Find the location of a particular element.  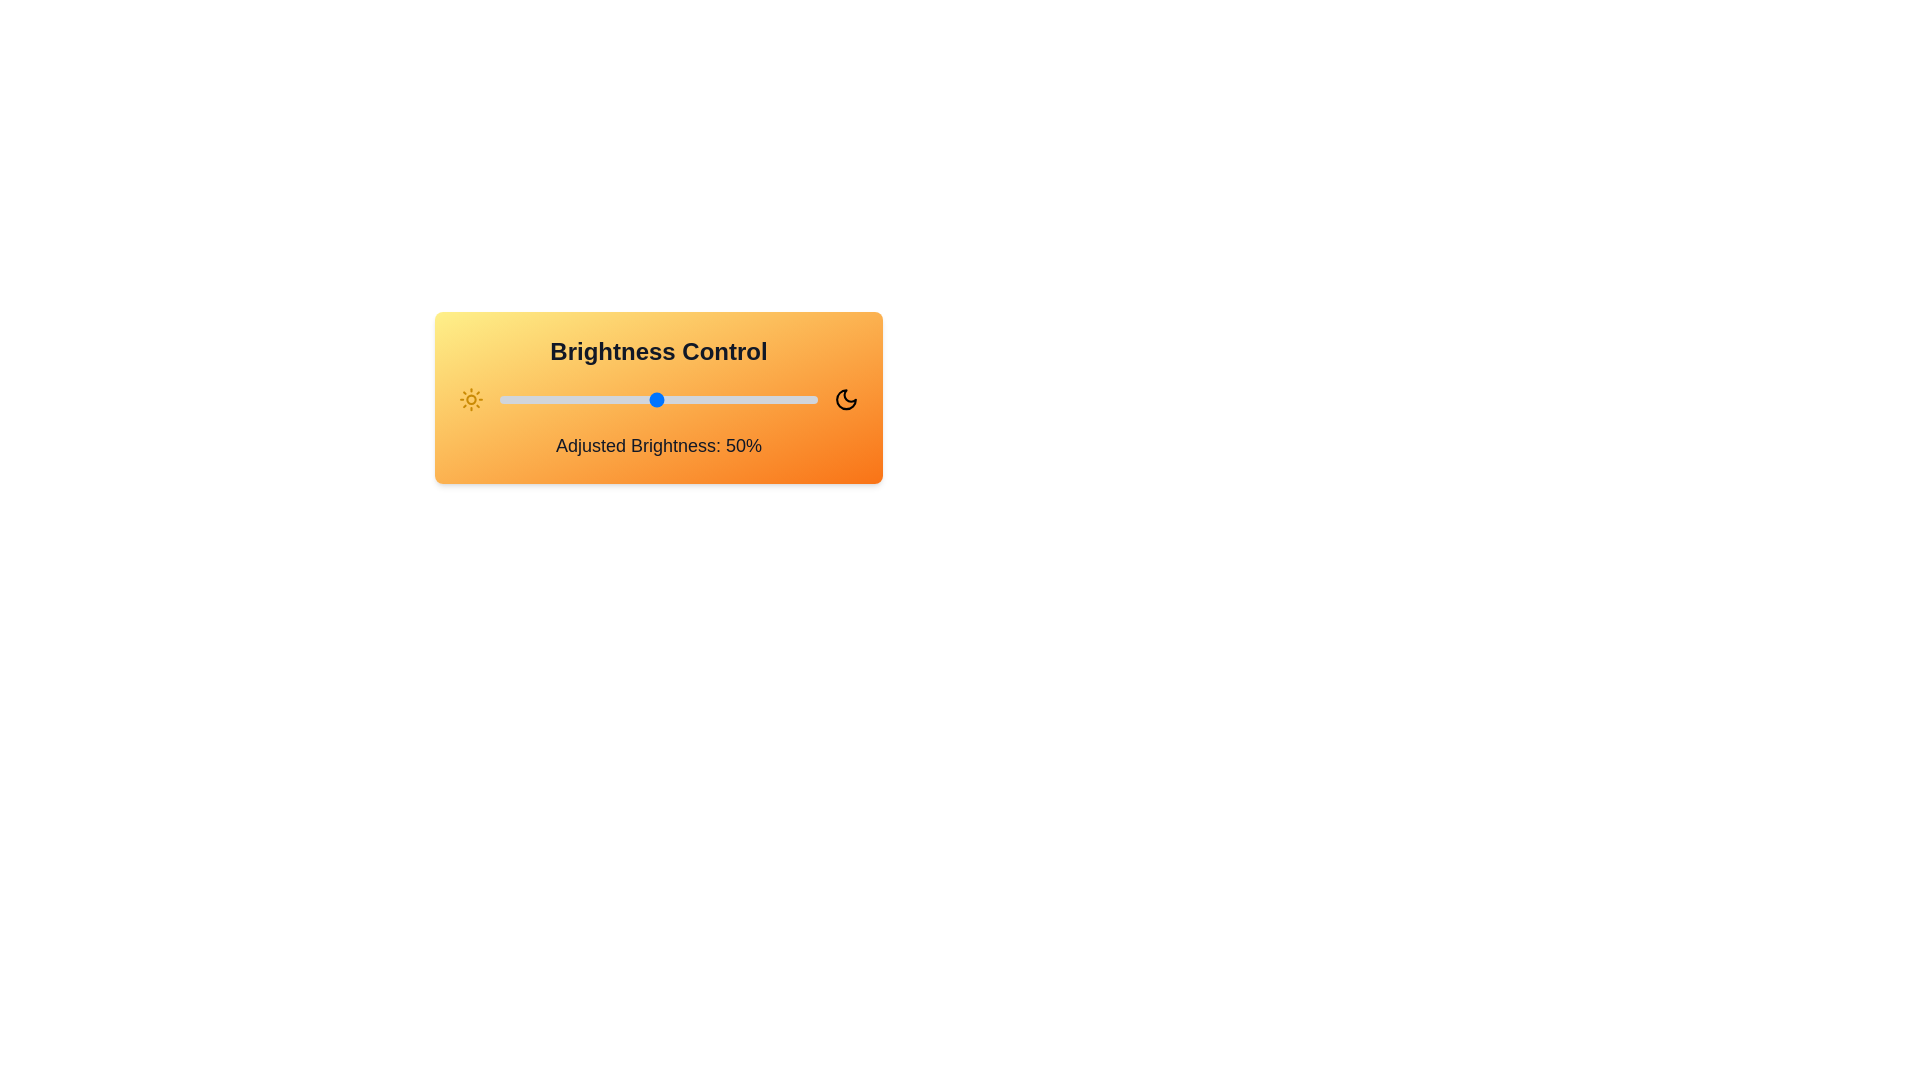

the Sun icon to adjust brightness is located at coordinates (469, 400).